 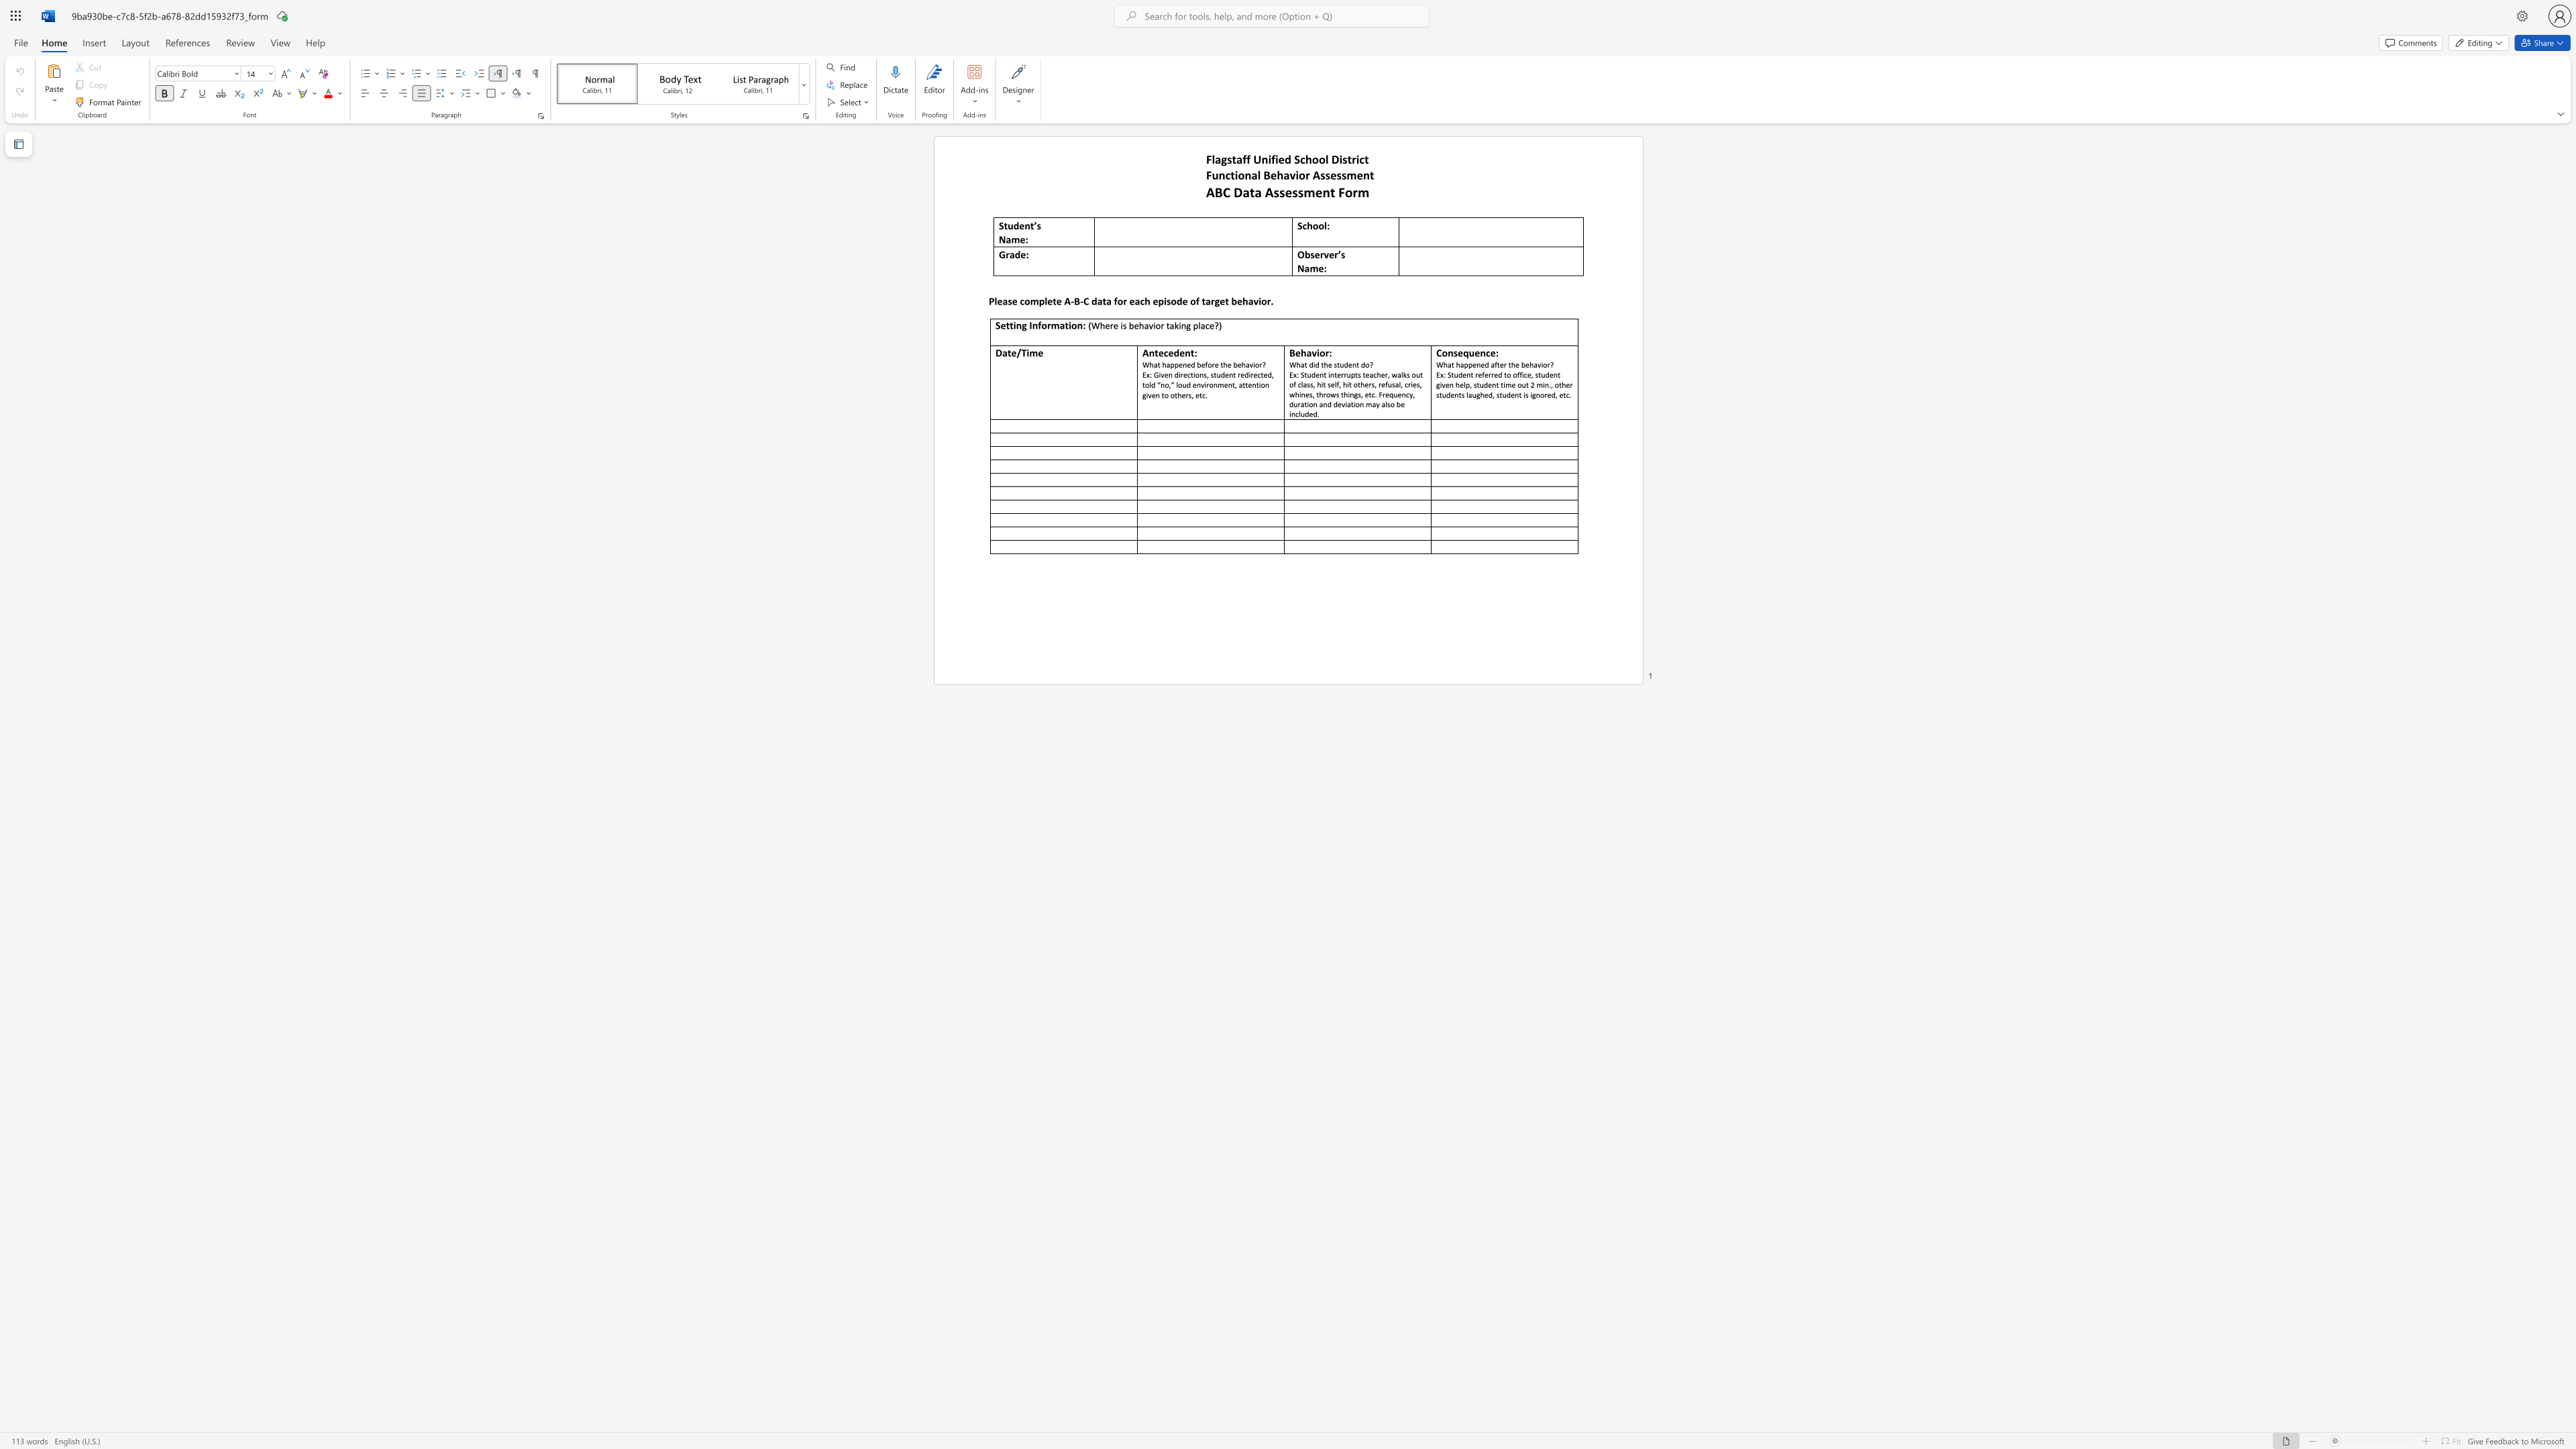 I want to click on the subset text "en" within the text "Antecedent:", so click(x=1179, y=353).